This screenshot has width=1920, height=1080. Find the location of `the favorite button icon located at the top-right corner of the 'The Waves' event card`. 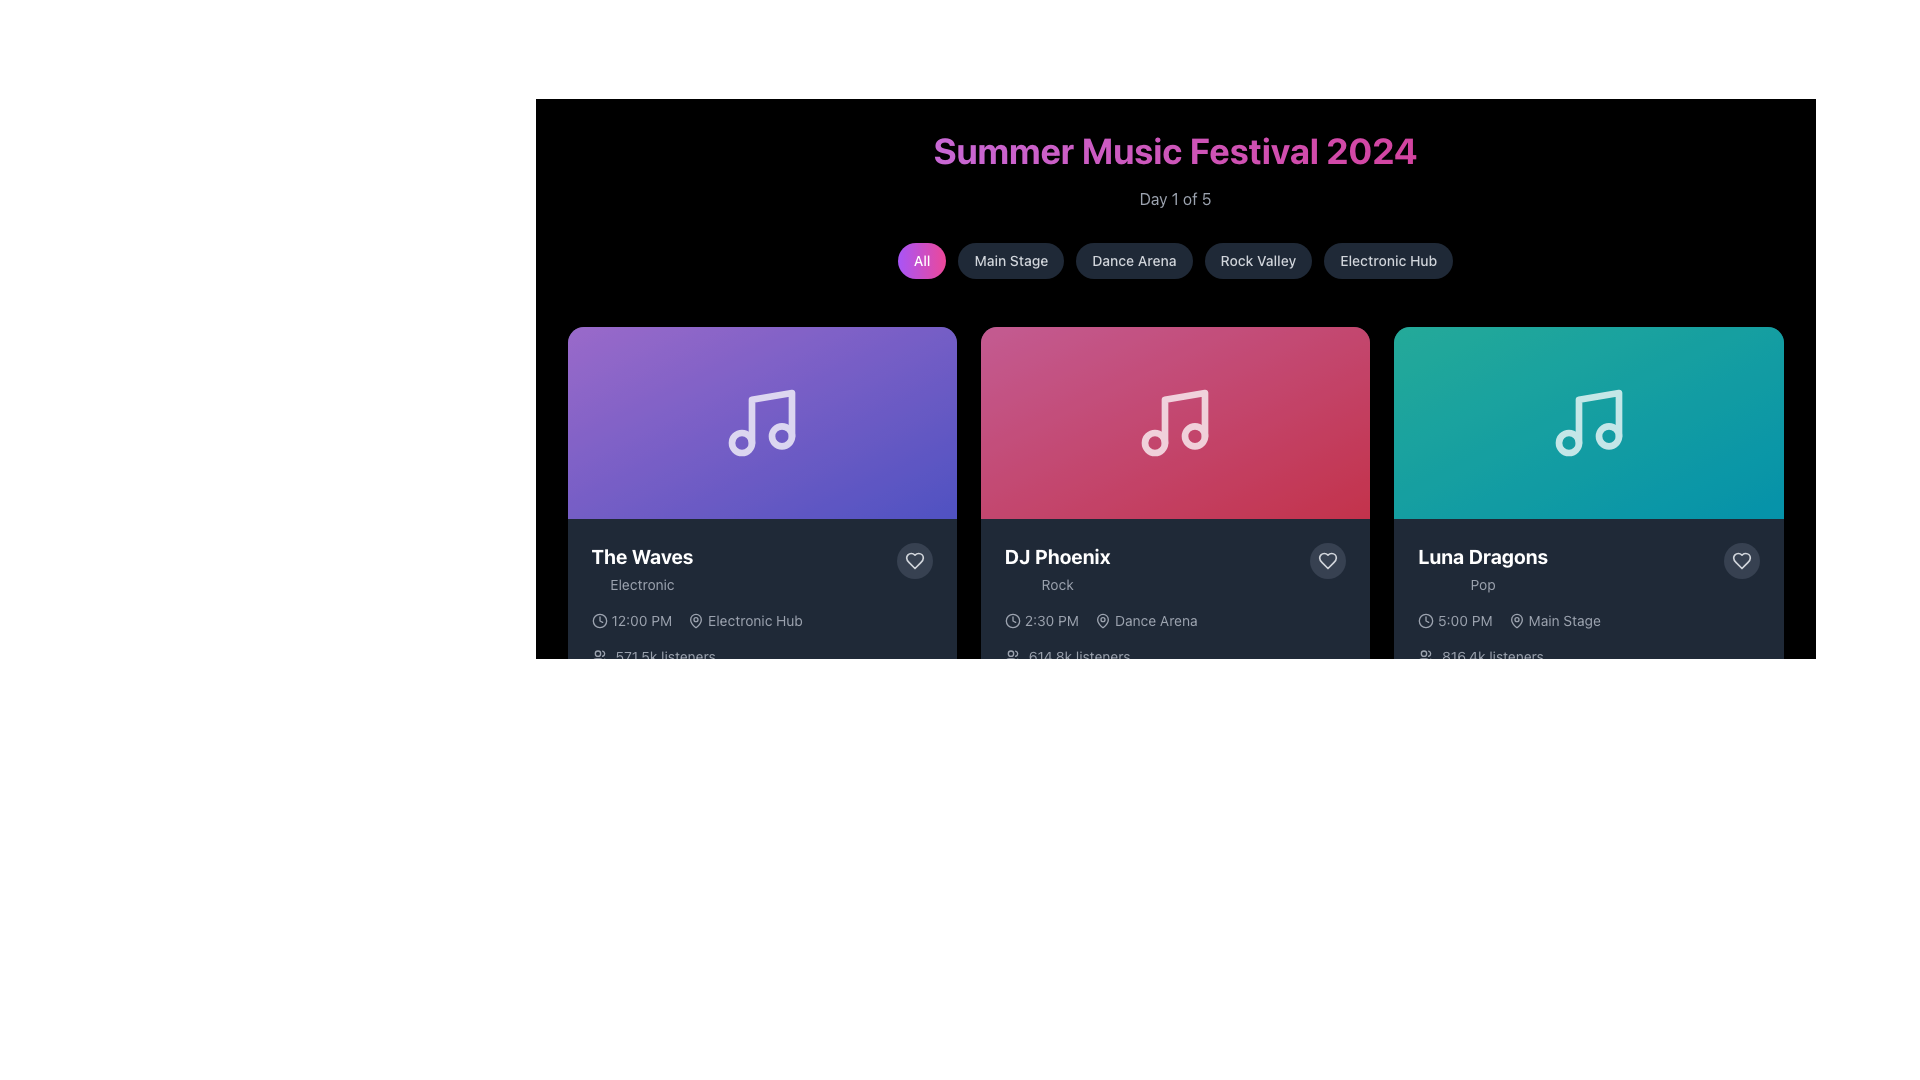

the favorite button icon located at the top-right corner of the 'The Waves' event card is located at coordinates (913, 560).